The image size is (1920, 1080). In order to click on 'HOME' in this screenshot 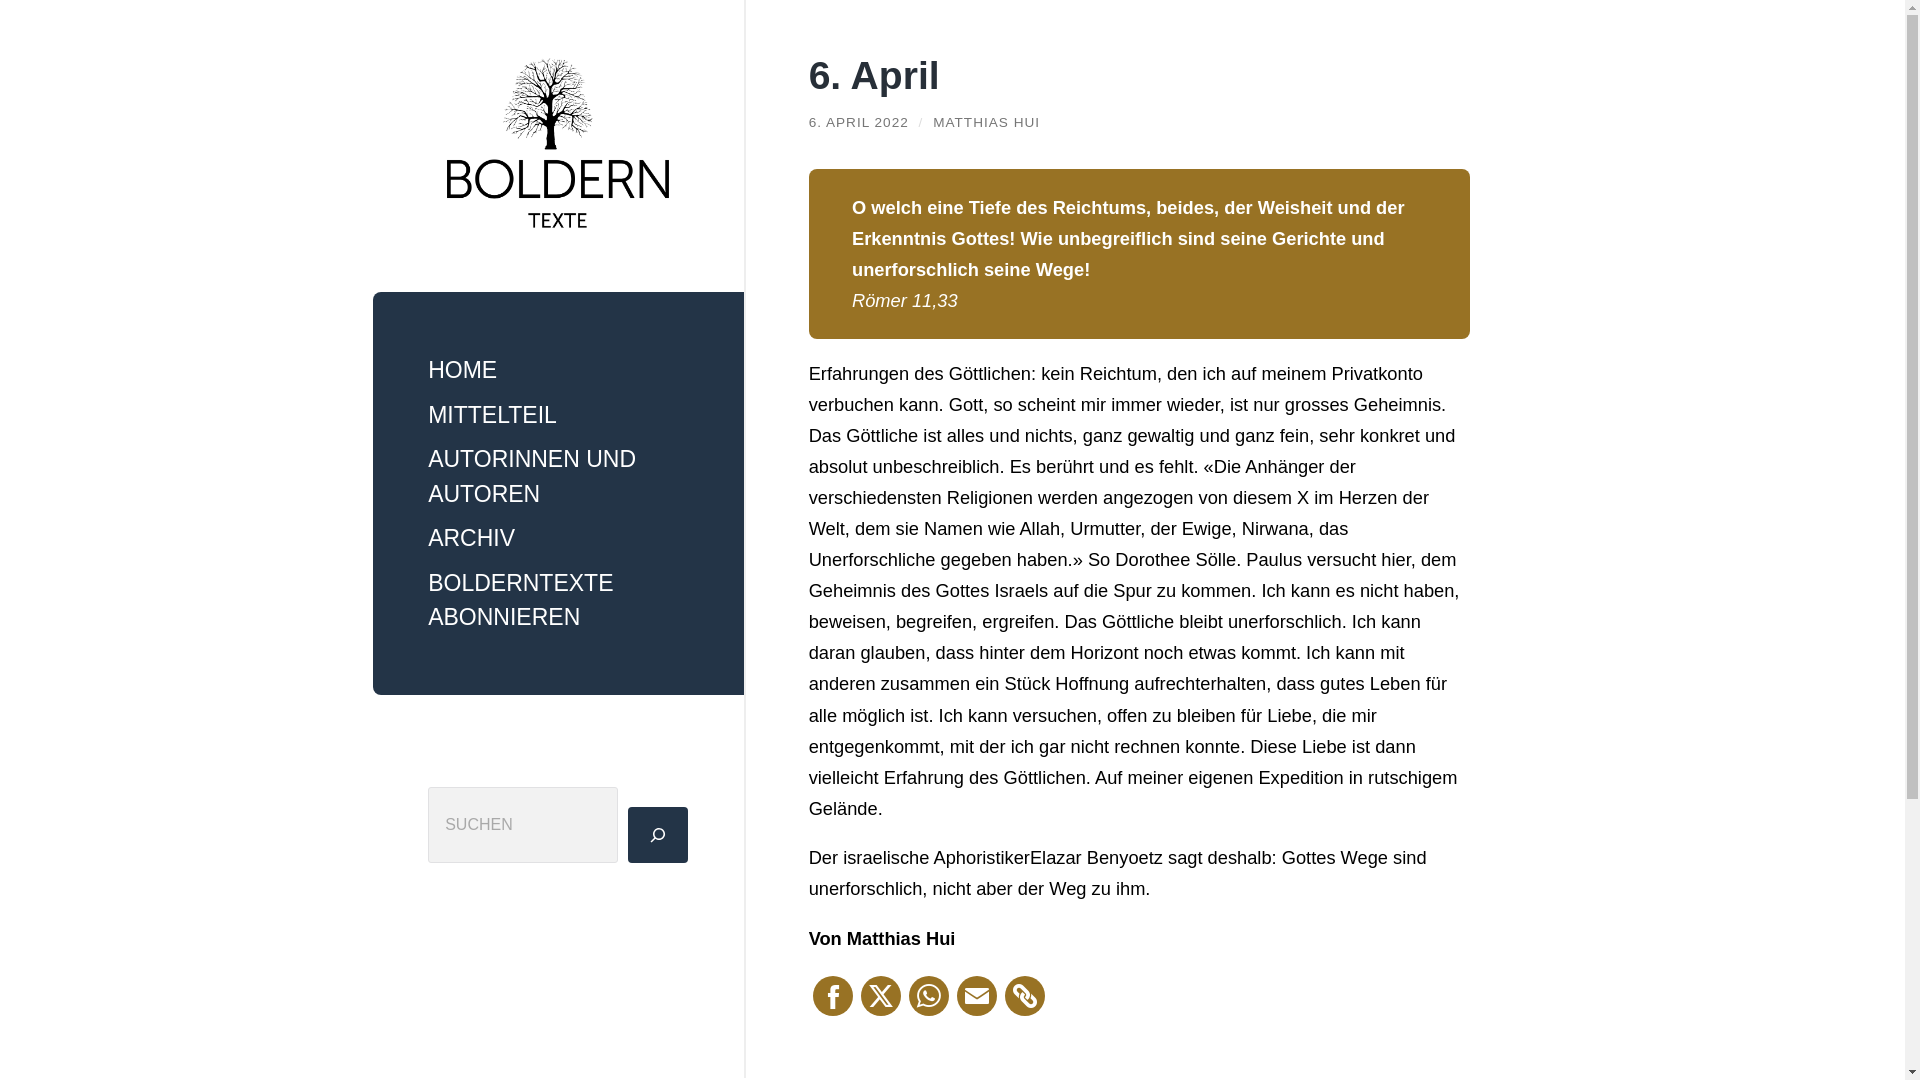, I will do `click(557, 370)`.